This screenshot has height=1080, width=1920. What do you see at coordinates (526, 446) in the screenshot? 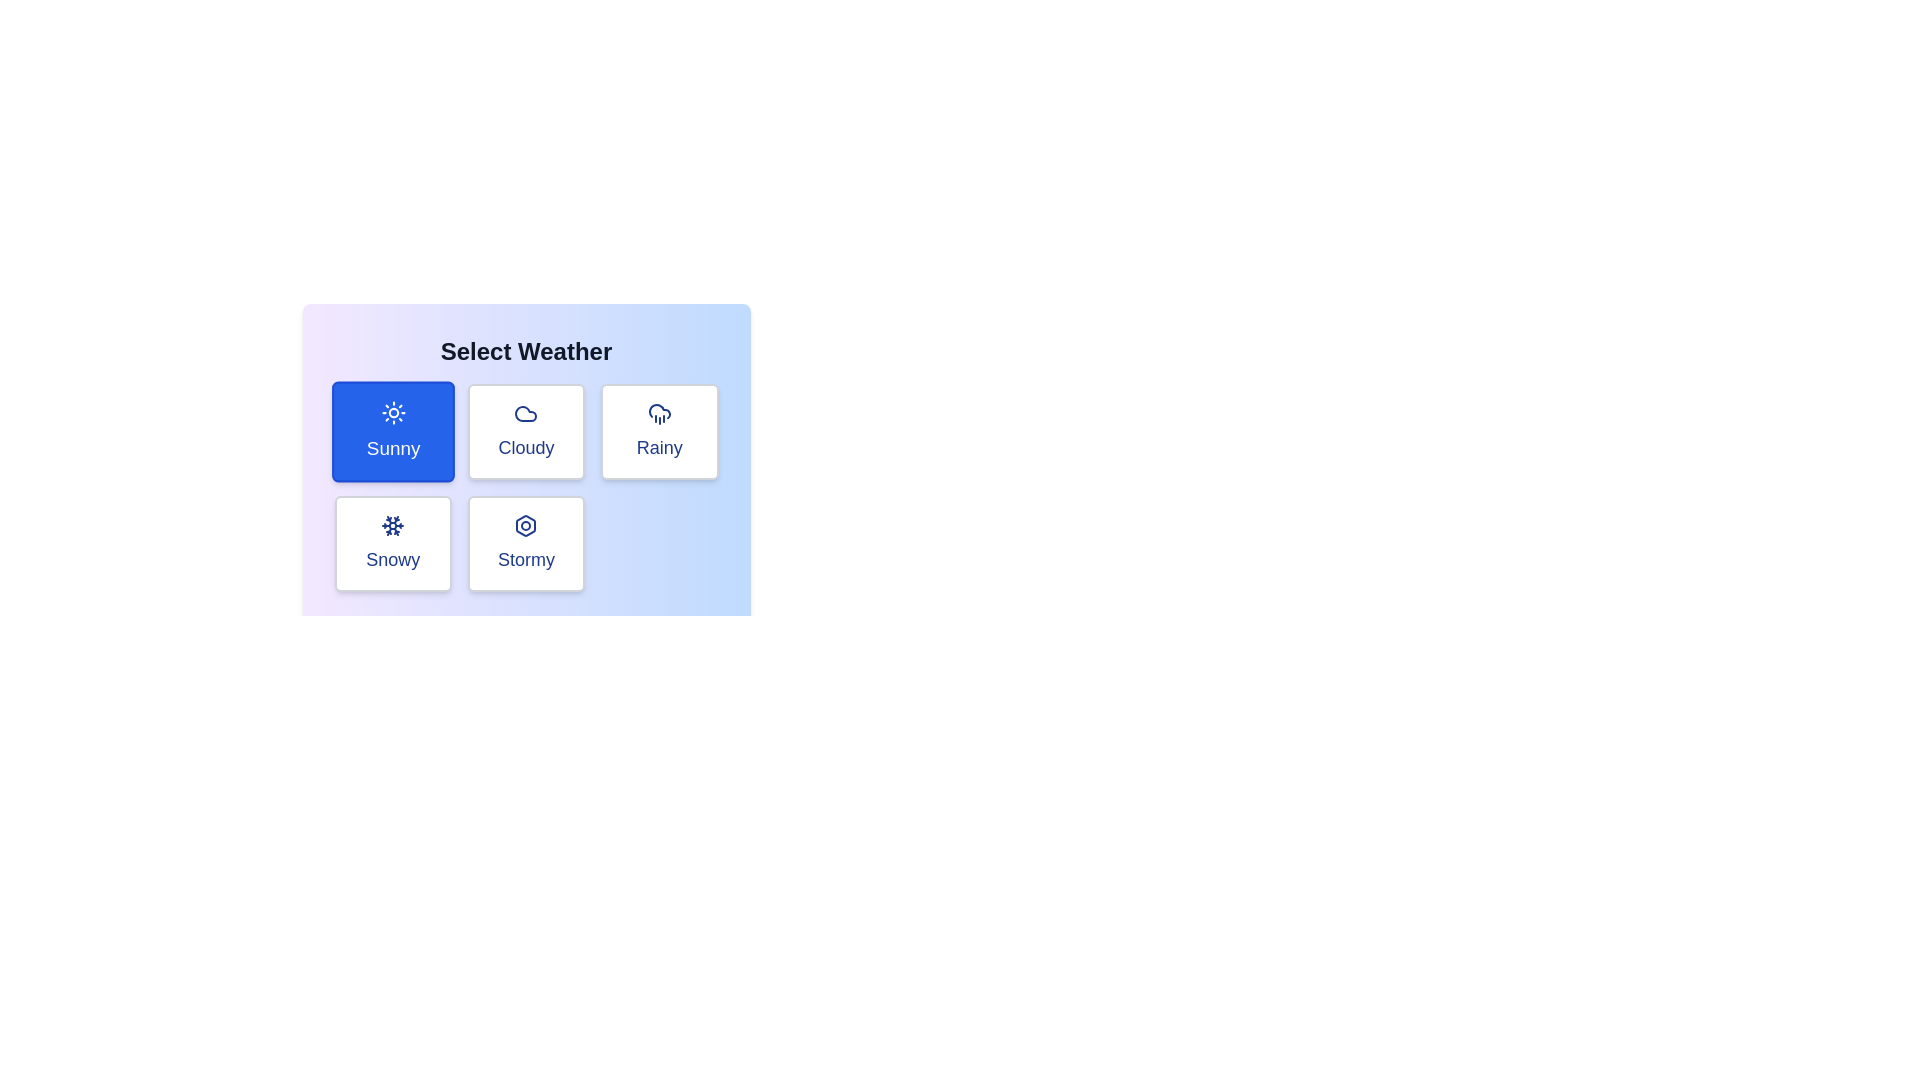
I see `label 'Cloudy' displayed in blue font within the second button of the weather selection panel titled 'Select Weather.'` at bounding box center [526, 446].